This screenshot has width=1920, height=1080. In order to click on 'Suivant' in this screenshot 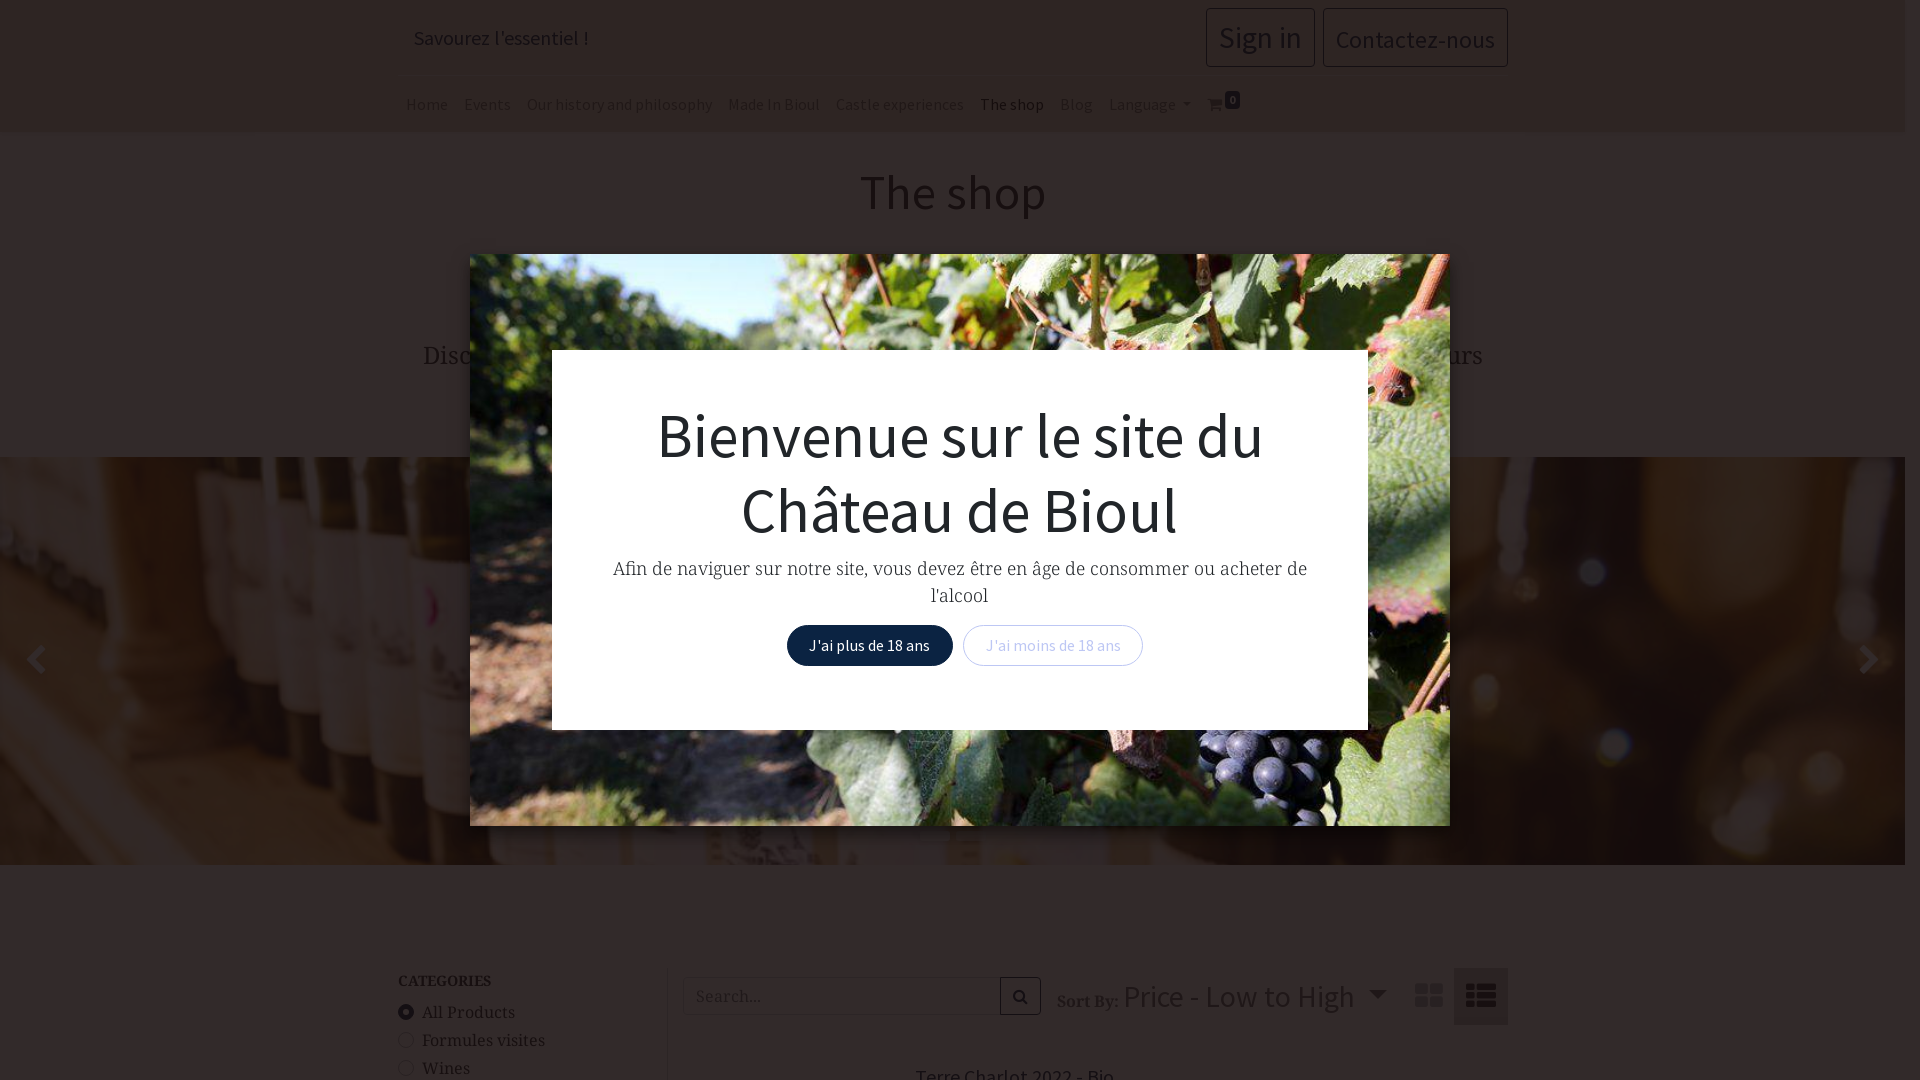, I will do `click(1828, 660)`.